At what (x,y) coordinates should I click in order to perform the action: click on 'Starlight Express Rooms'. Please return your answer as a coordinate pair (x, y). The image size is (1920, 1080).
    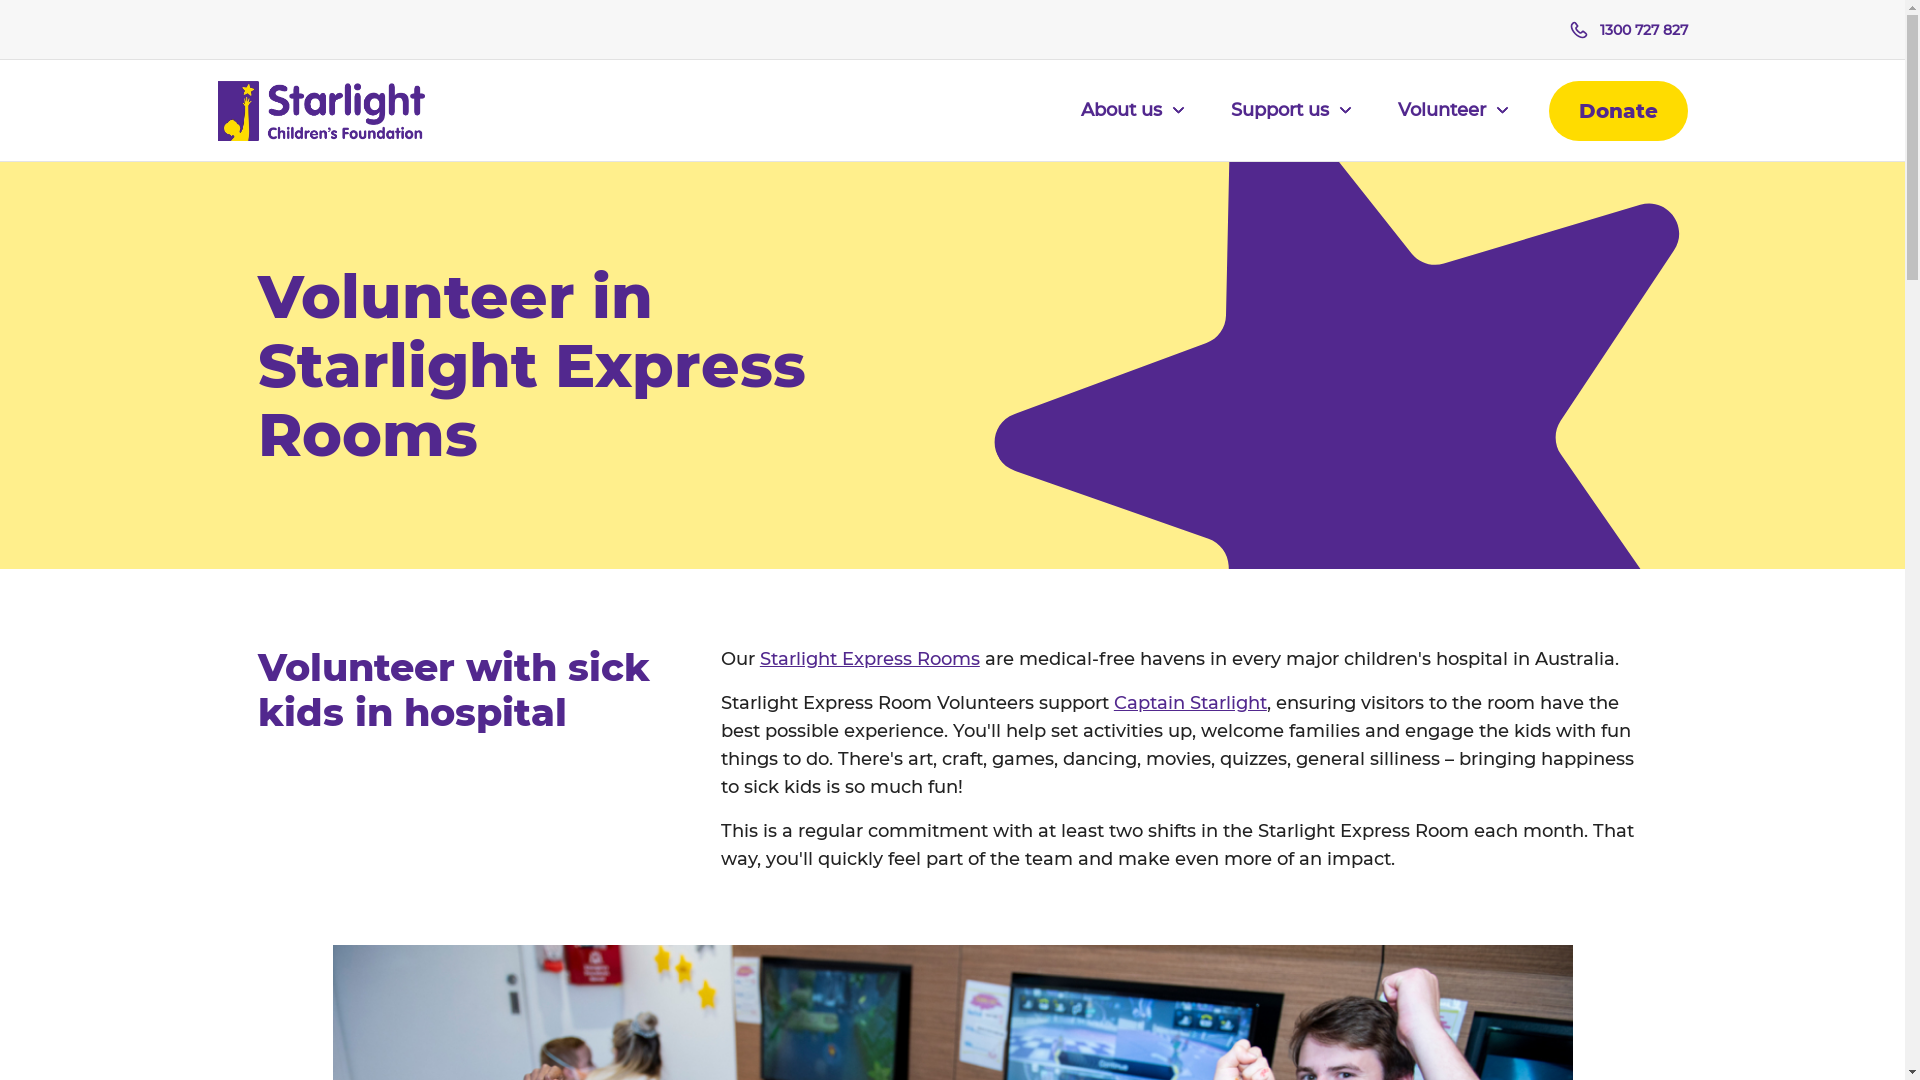
    Looking at the image, I should click on (758, 659).